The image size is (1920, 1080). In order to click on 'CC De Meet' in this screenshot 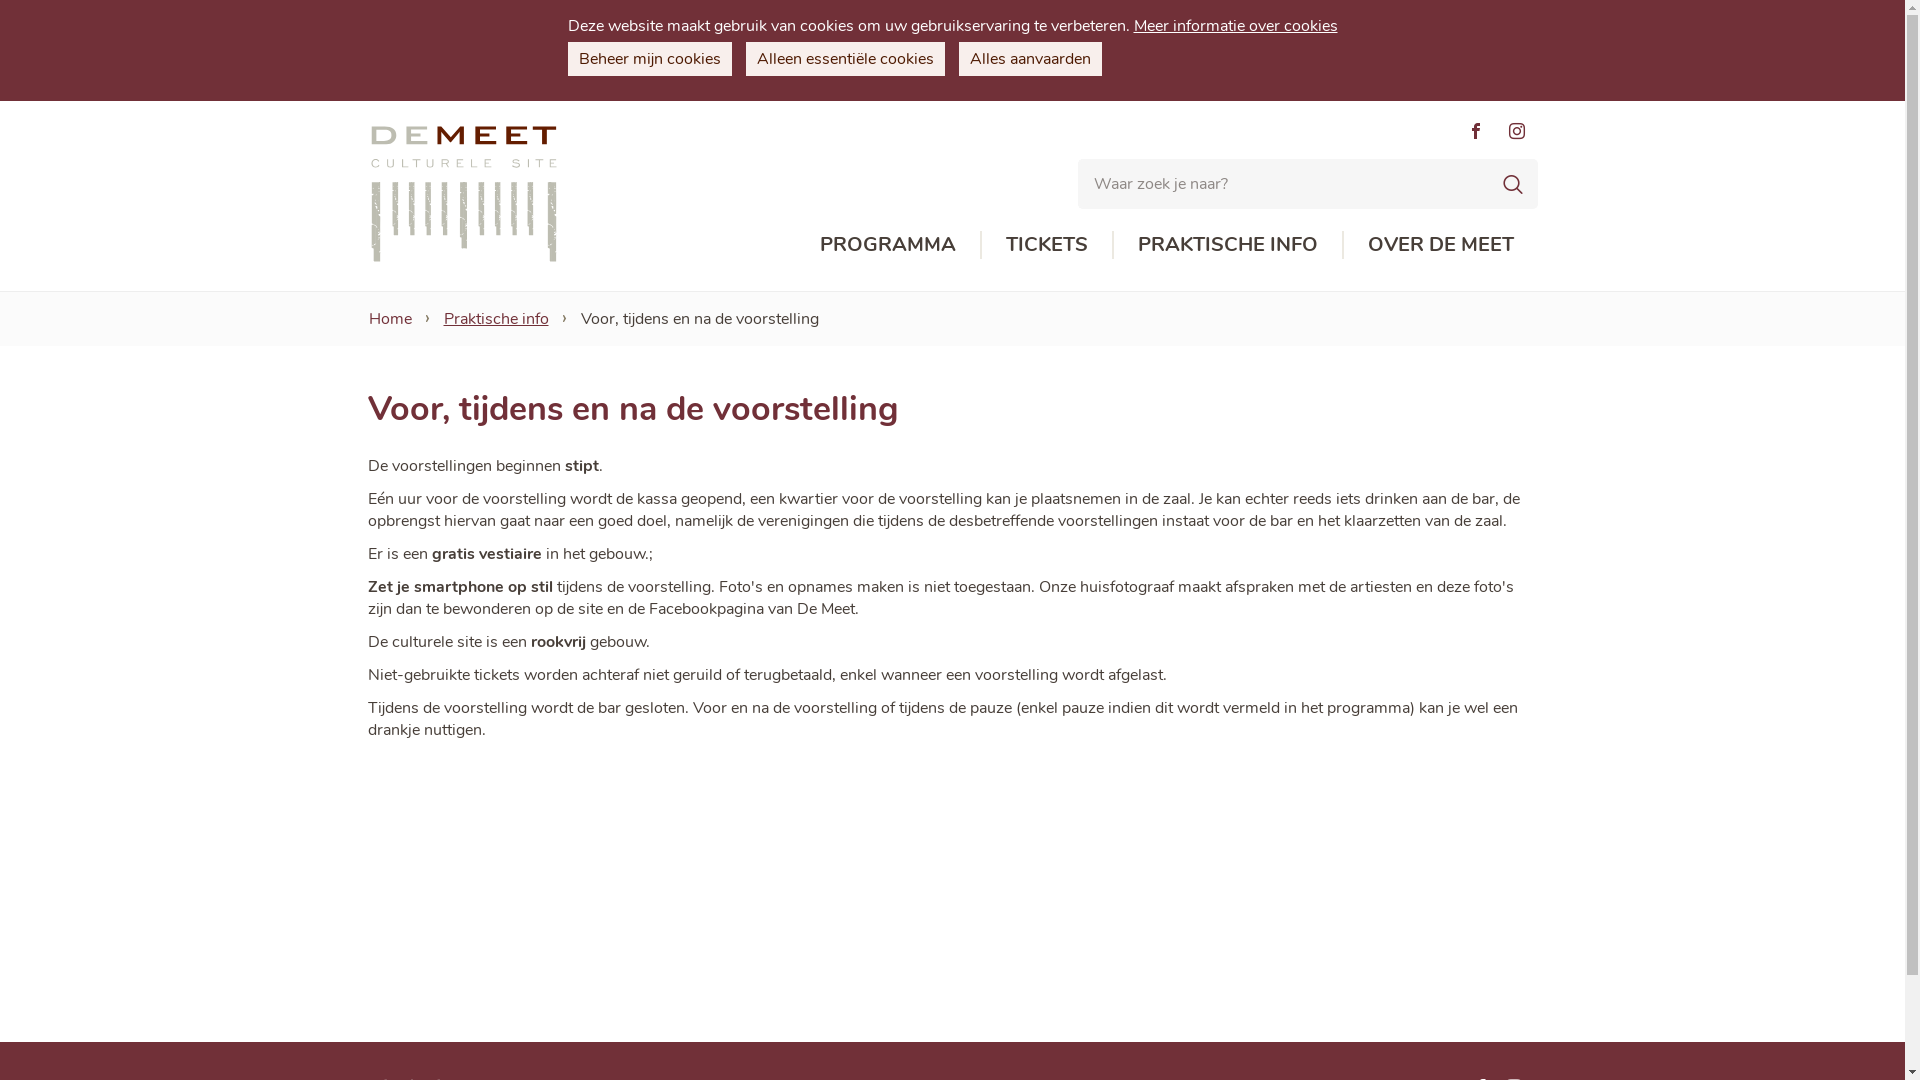, I will do `click(463, 193)`.